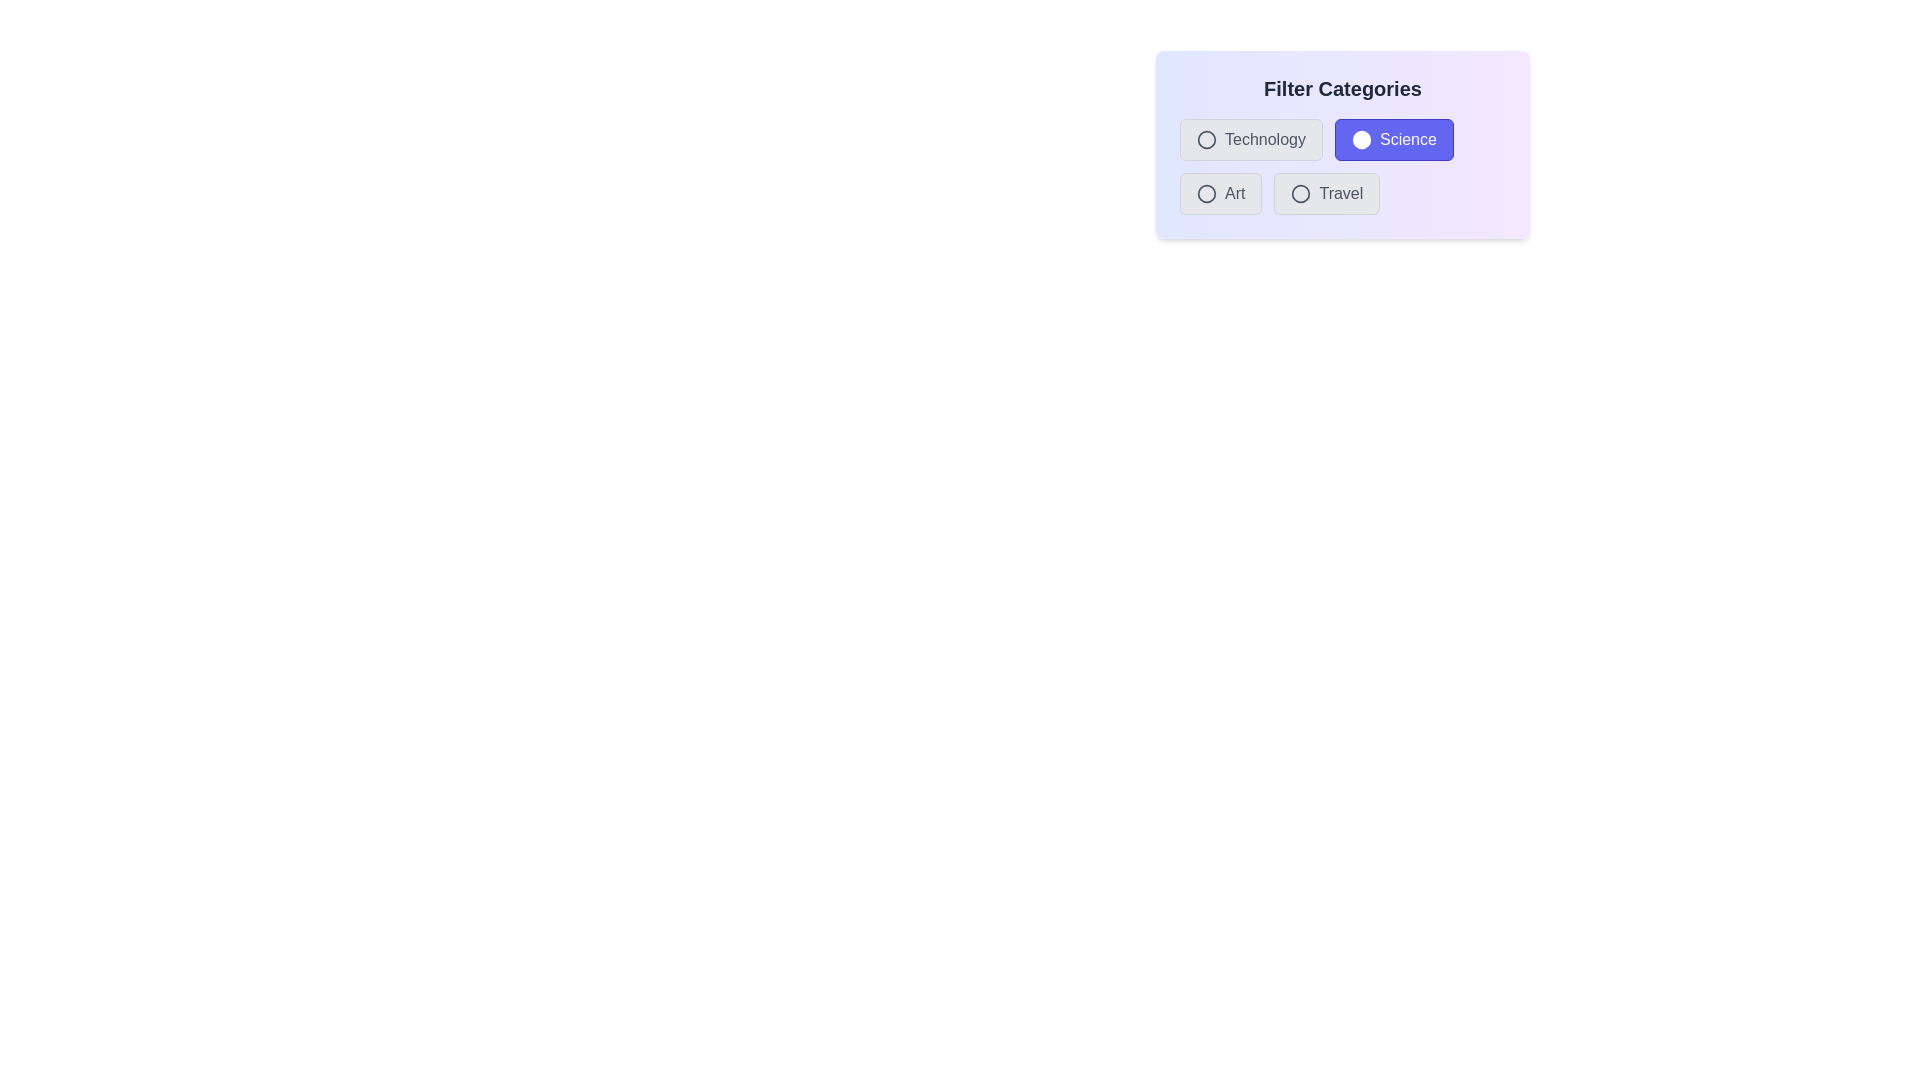  Describe the element at coordinates (1205, 138) in the screenshot. I see `the category Technology` at that location.